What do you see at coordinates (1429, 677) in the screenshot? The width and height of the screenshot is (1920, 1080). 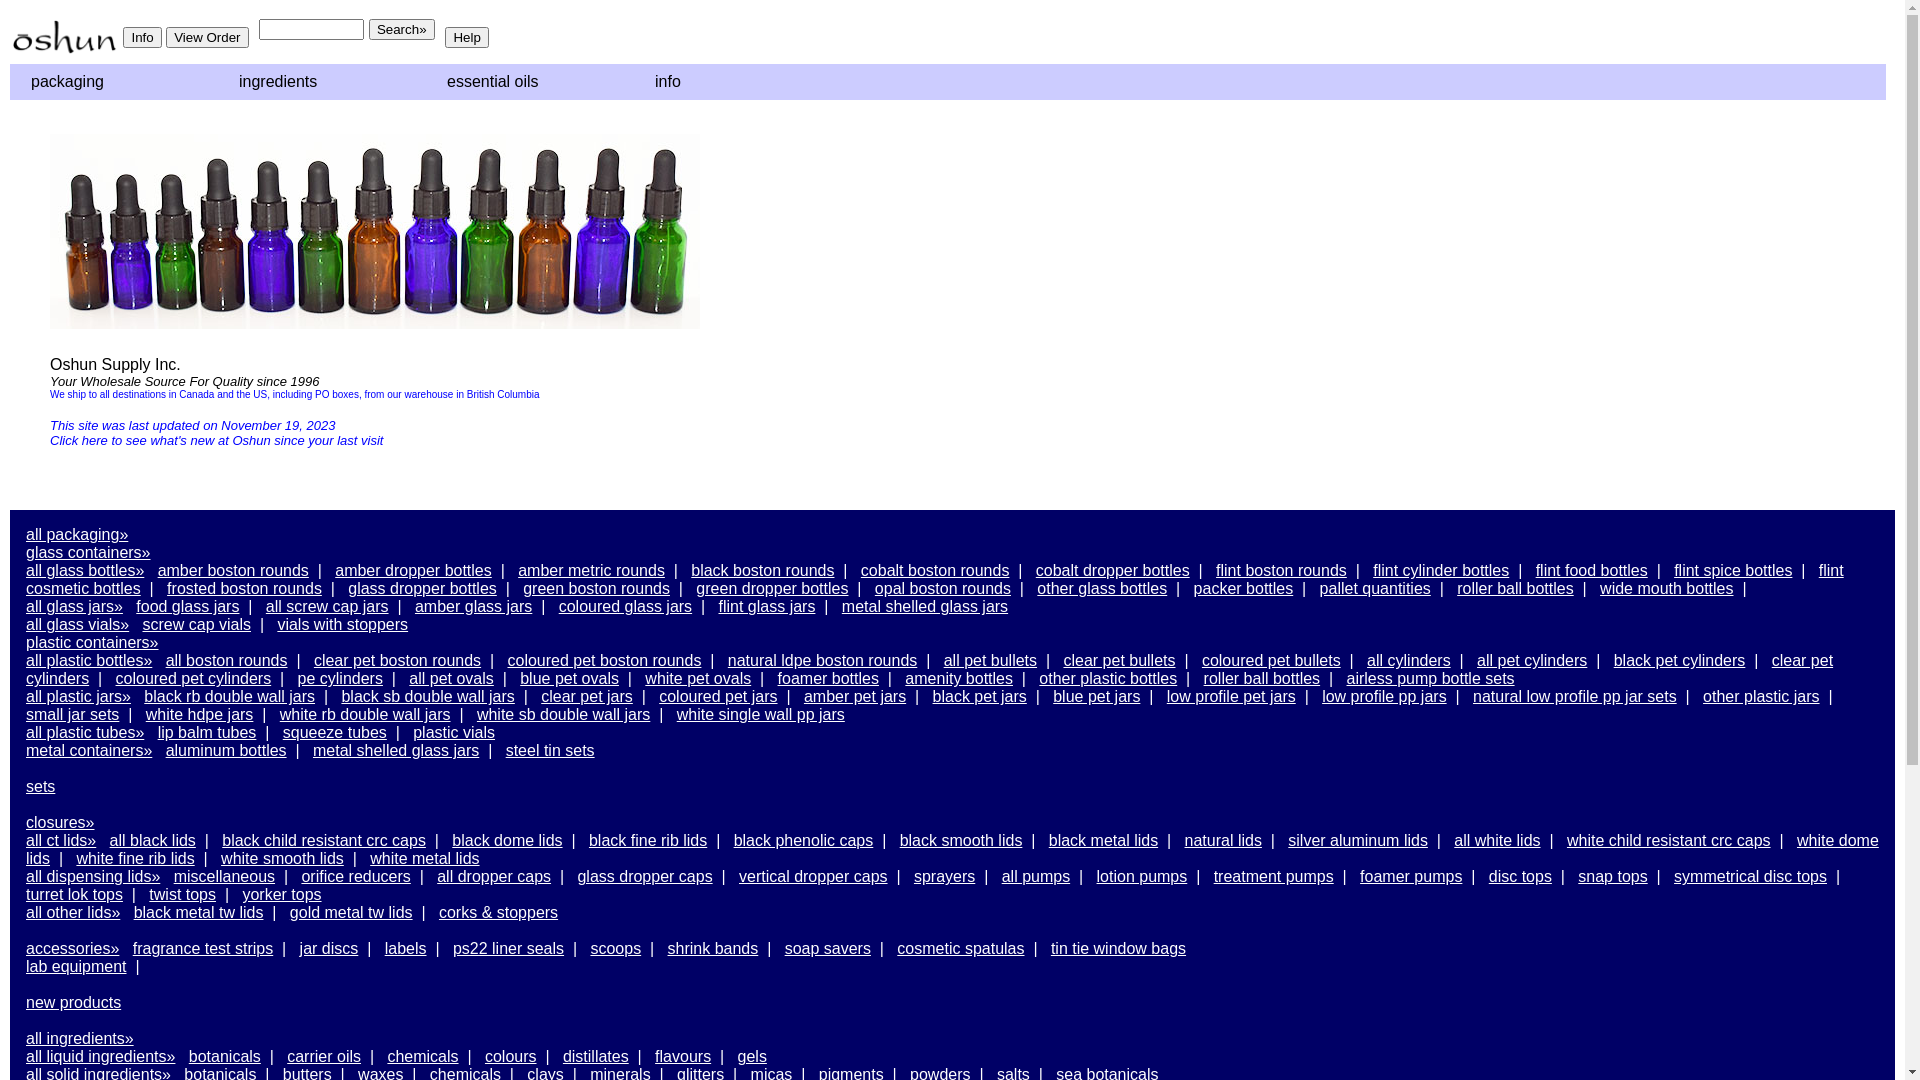 I see `'airless pump bottle sets'` at bounding box center [1429, 677].